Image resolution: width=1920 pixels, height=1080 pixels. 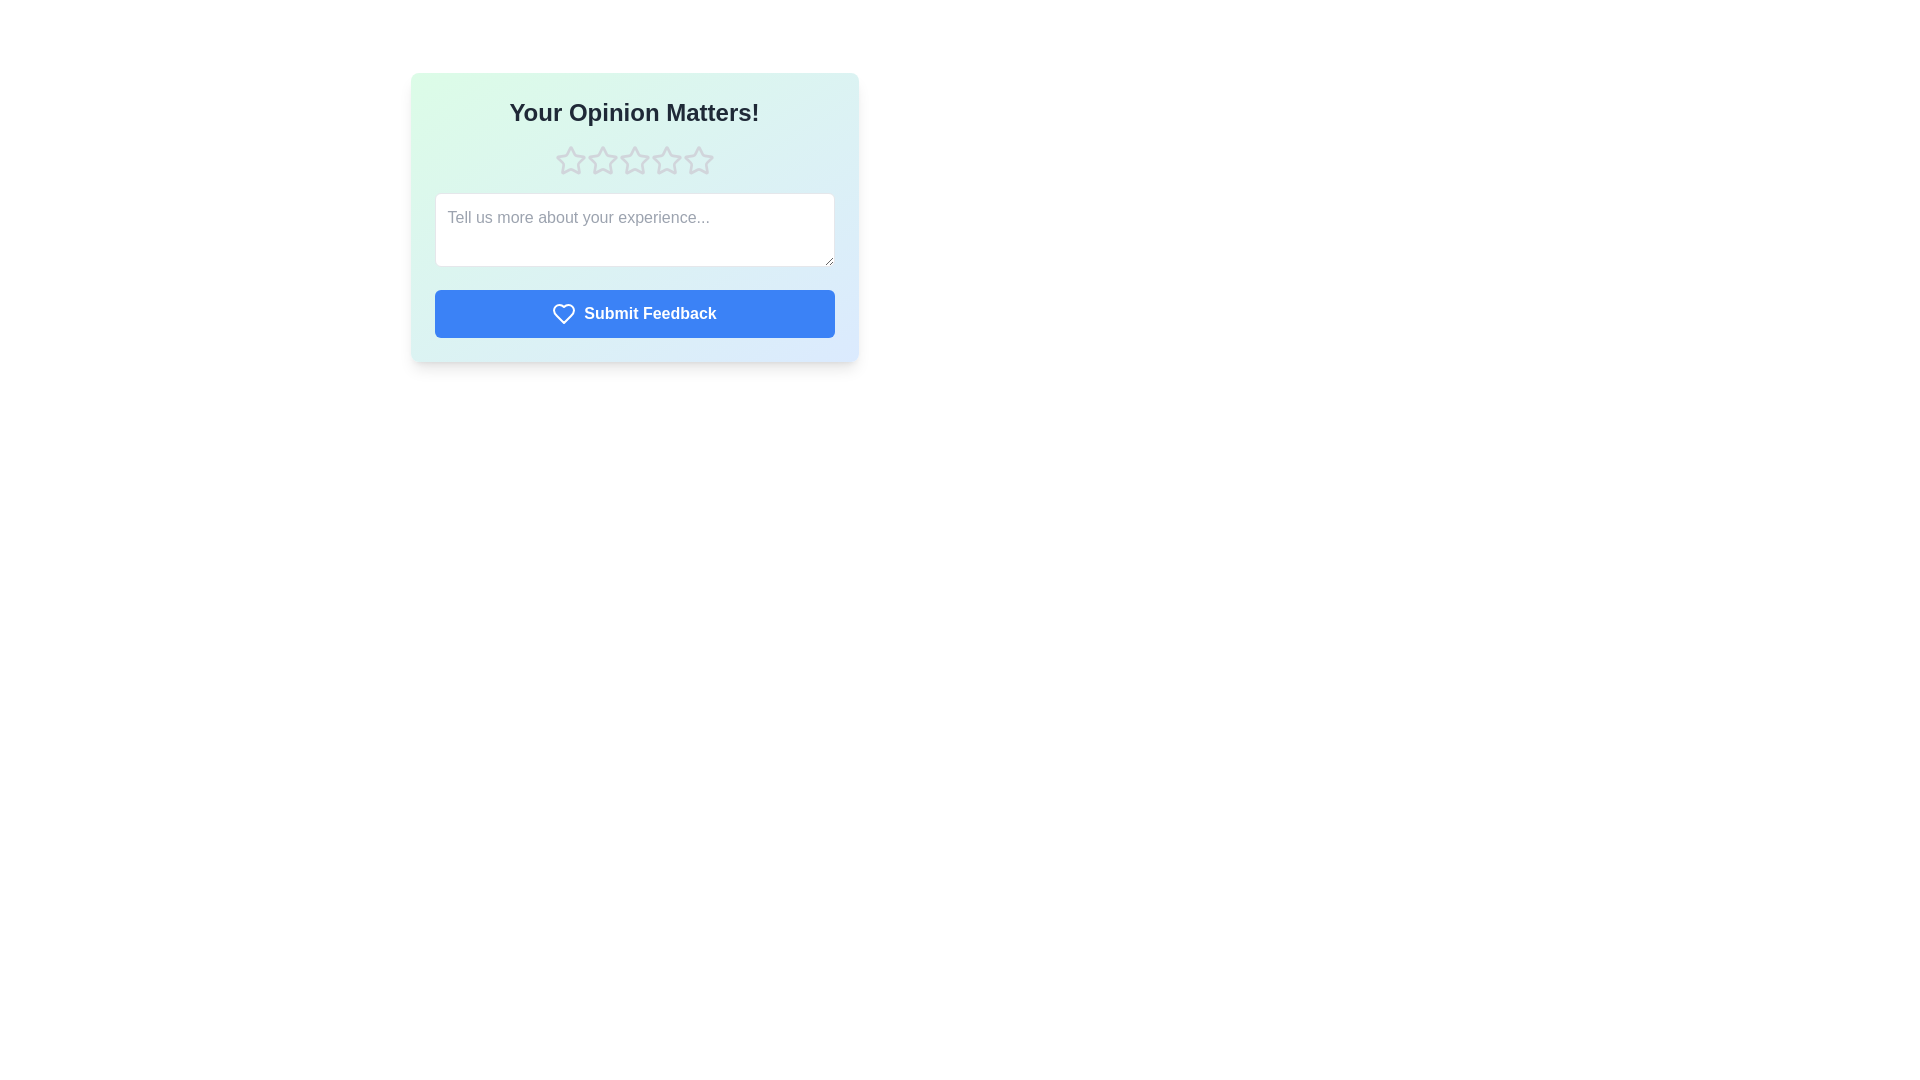 I want to click on the fourth star in the 5-star rating system, so click(x=633, y=160).